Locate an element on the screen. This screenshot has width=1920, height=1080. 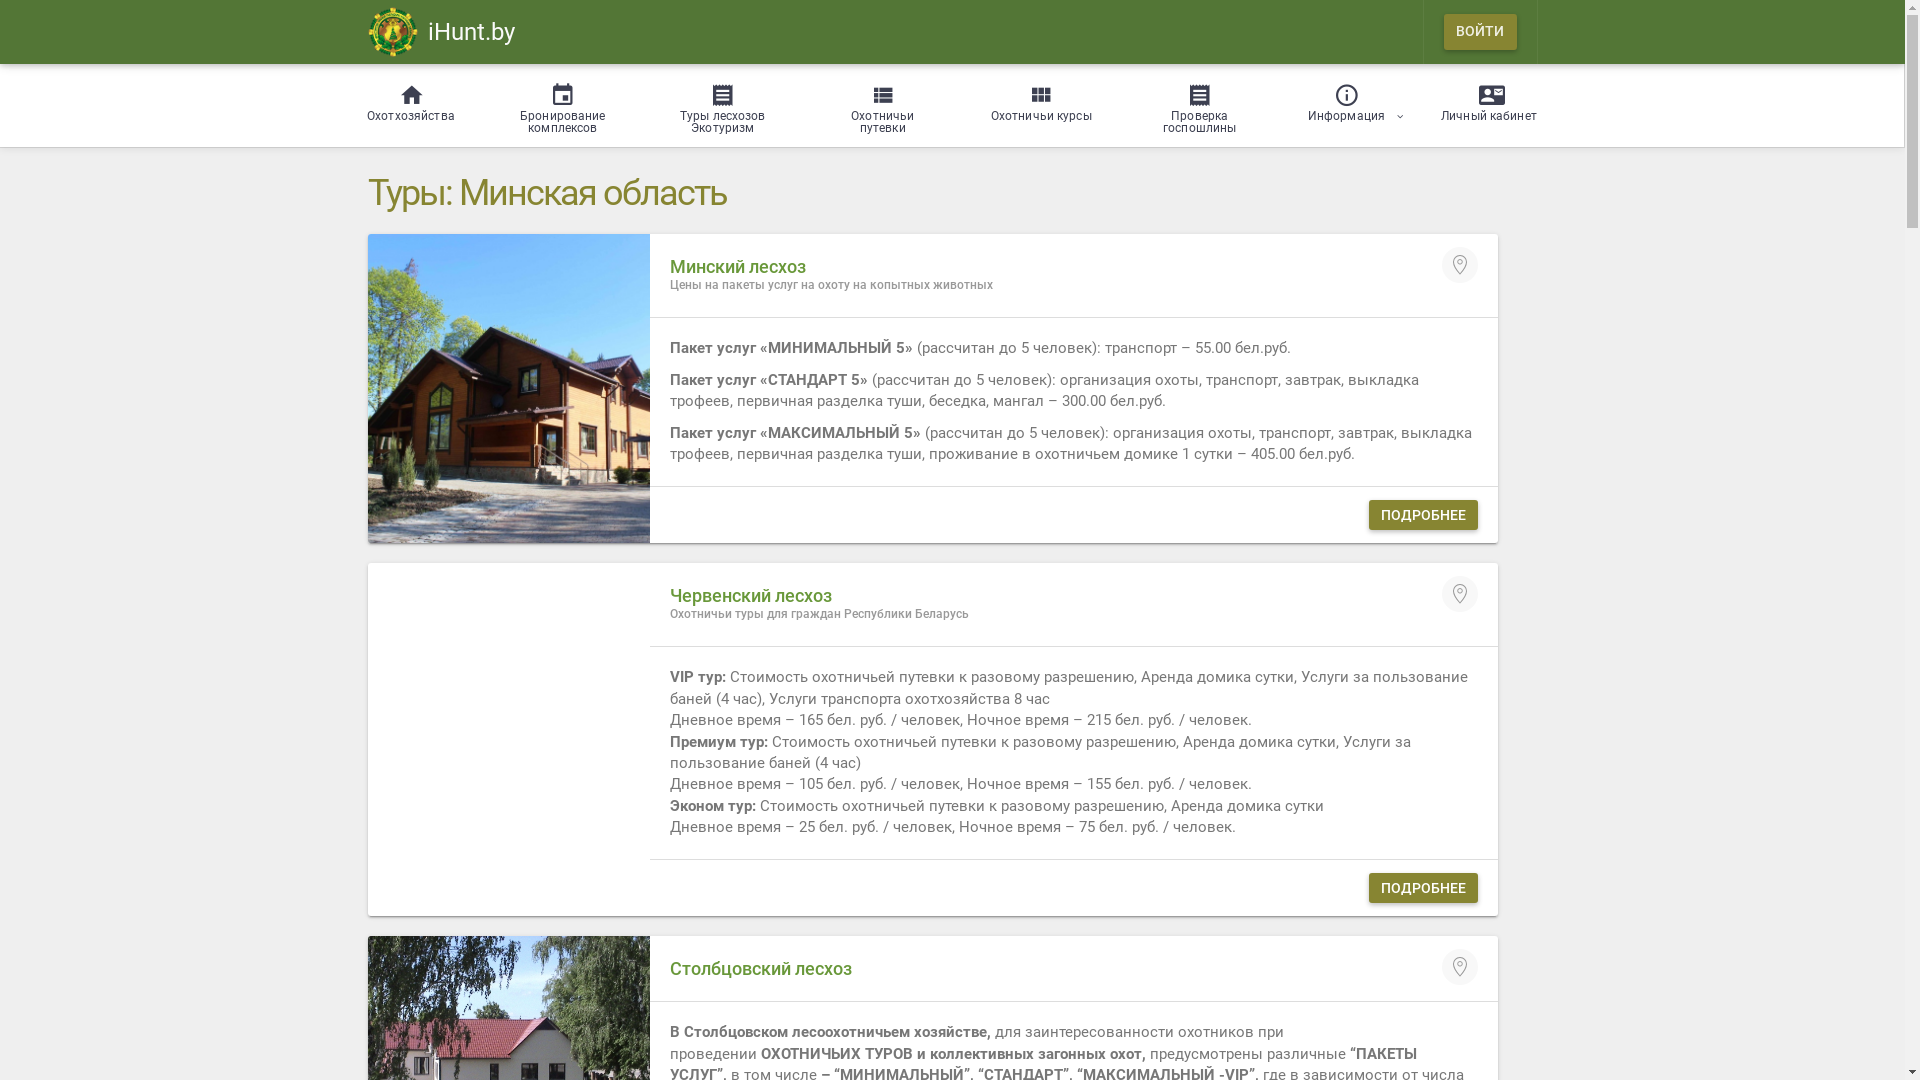
'iHunt.by' is located at coordinates (440, 31).